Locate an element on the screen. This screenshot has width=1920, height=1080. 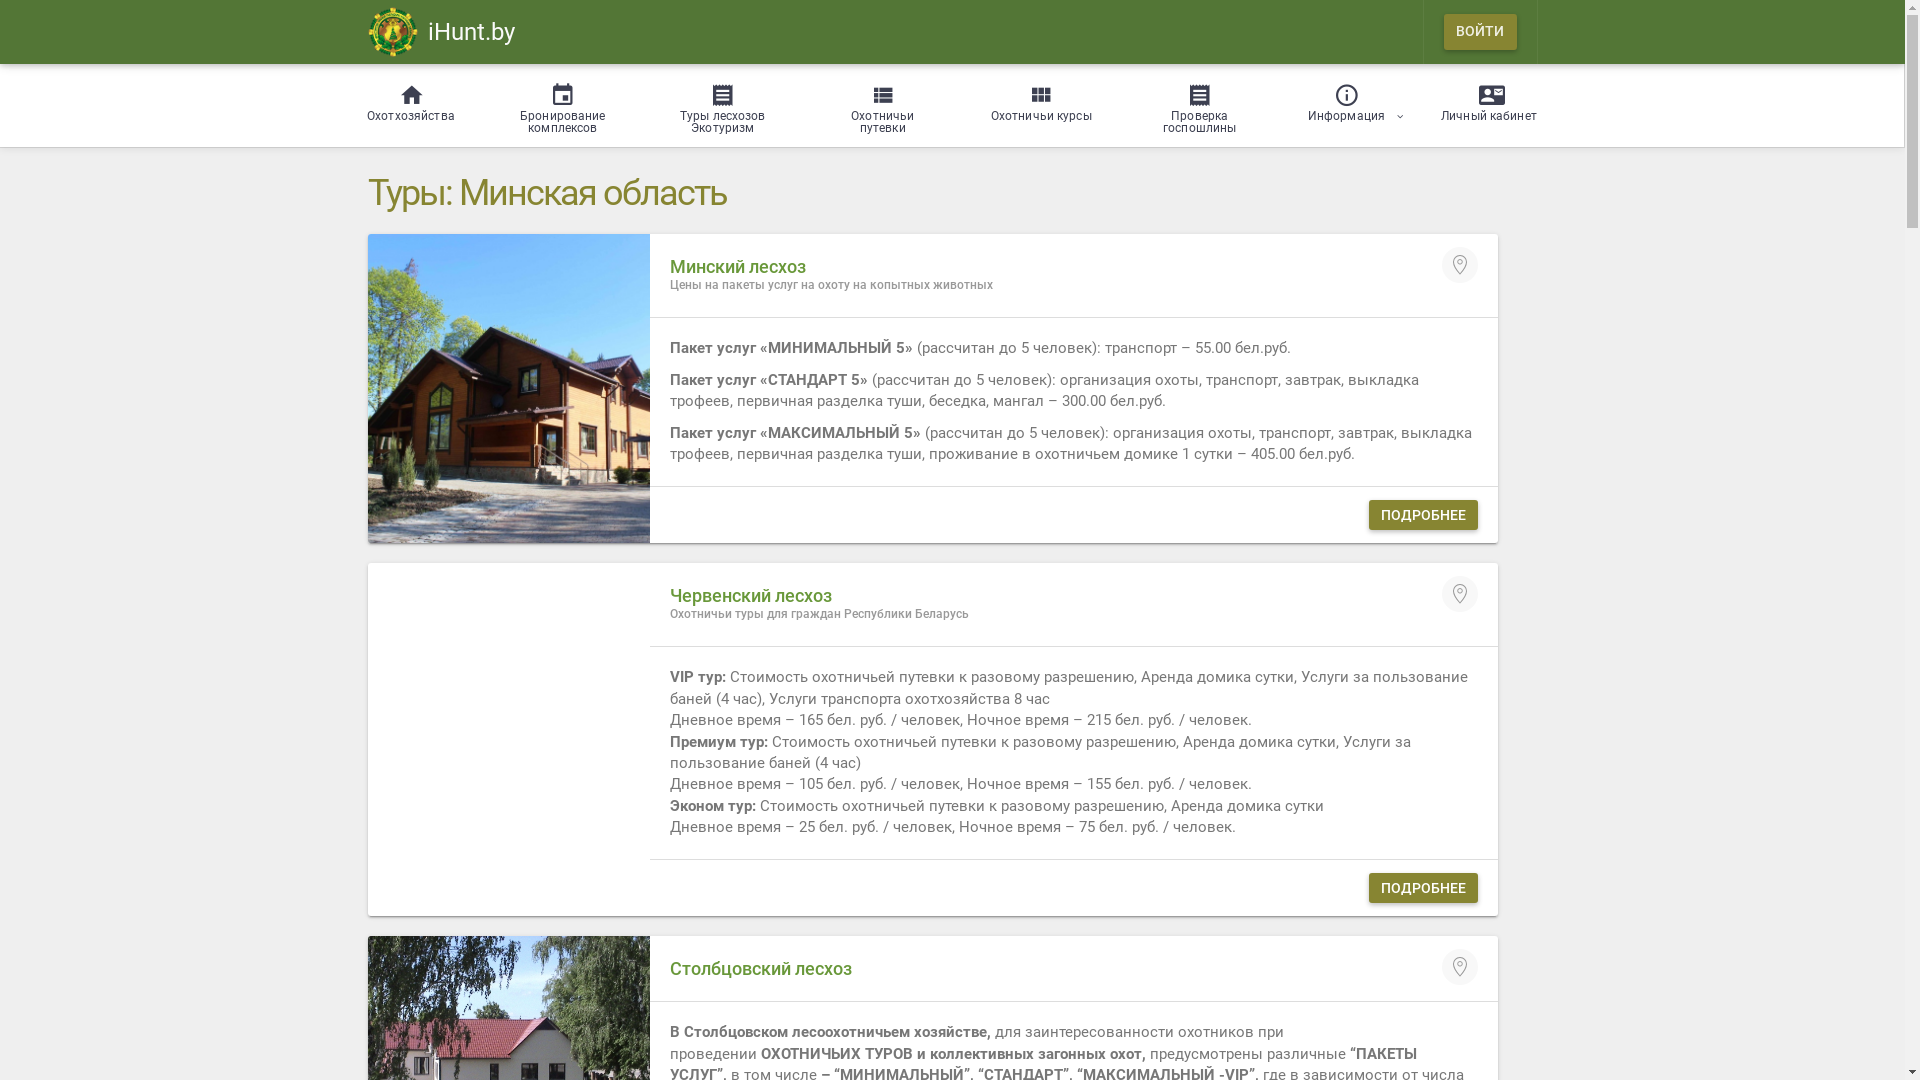
'iHunt.by' is located at coordinates (440, 31).